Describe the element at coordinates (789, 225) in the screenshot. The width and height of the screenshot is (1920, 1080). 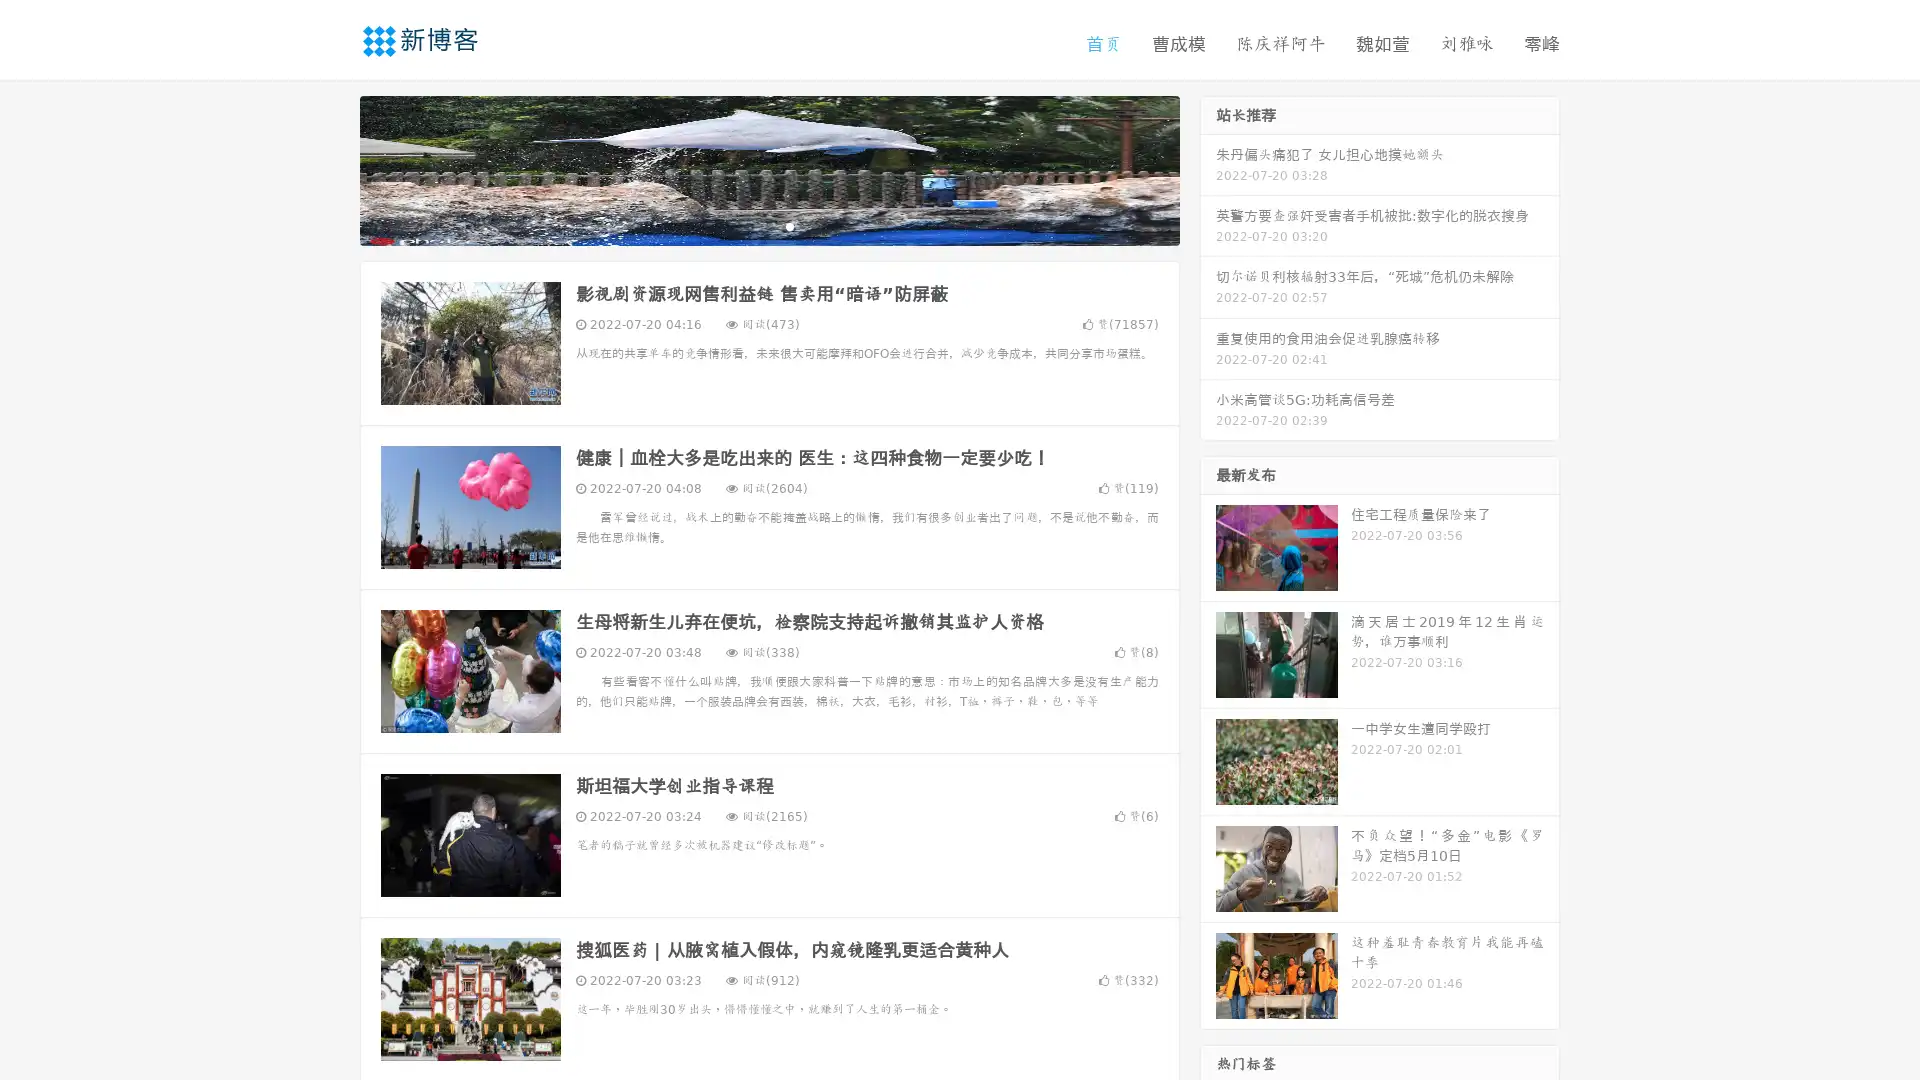
I see `Go to slide 3` at that location.